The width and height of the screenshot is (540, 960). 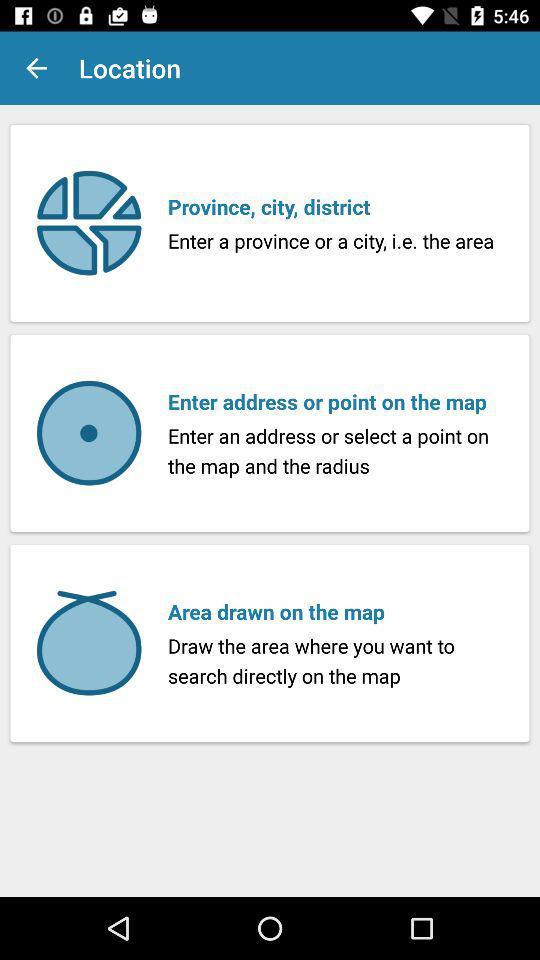 What do you see at coordinates (36, 68) in the screenshot?
I see `the item to the left of location icon` at bounding box center [36, 68].